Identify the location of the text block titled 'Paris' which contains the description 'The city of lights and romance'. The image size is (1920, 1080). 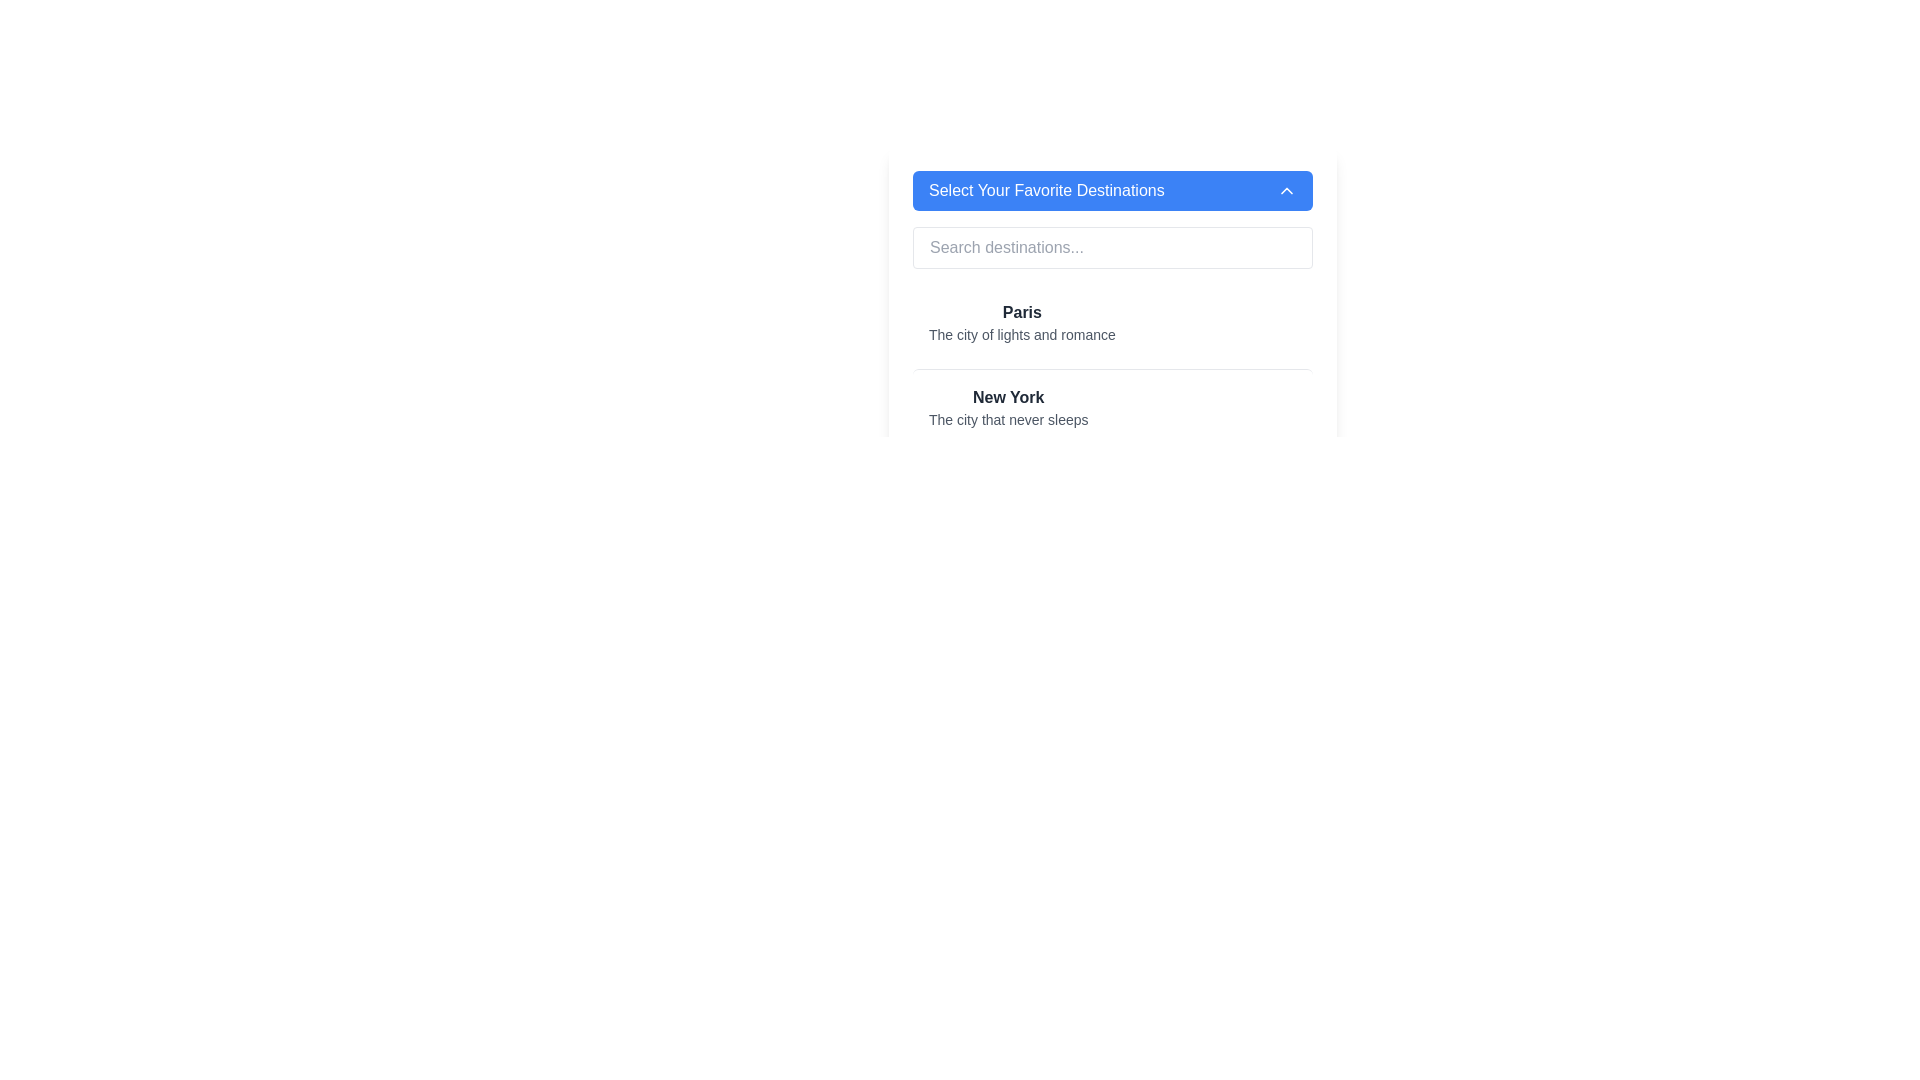
(1022, 322).